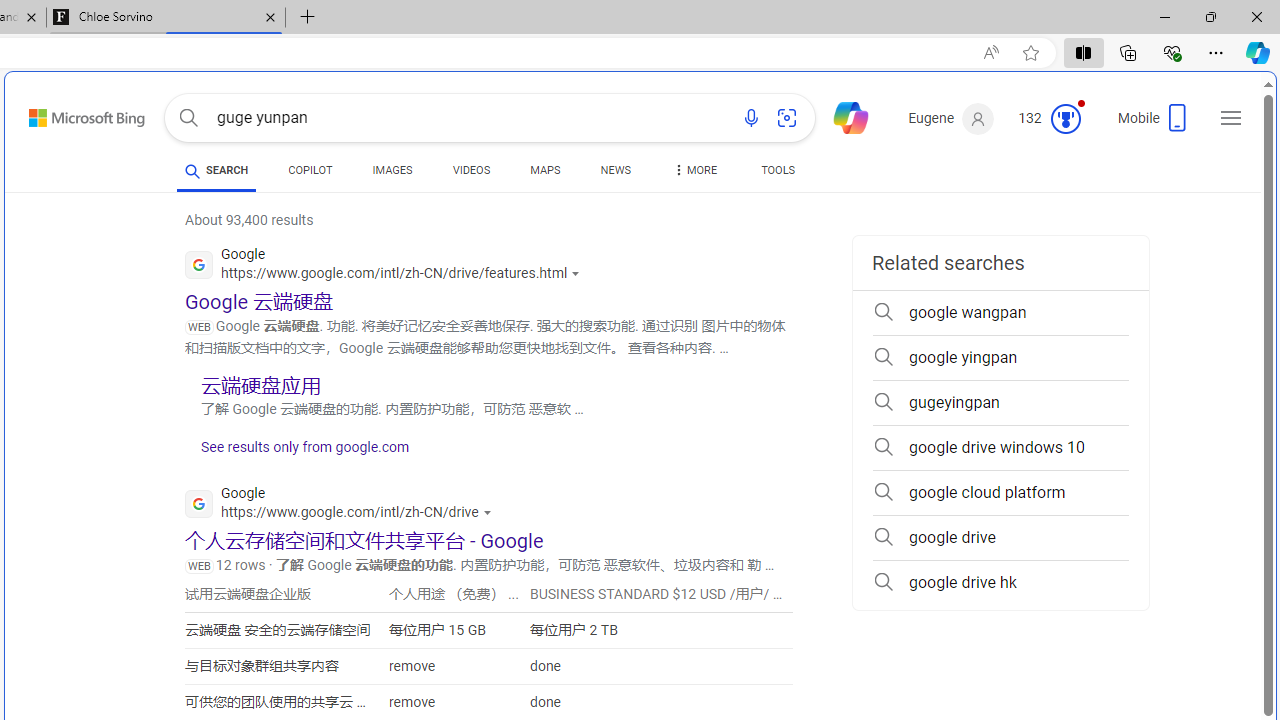 The image size is (1280, 720). What do you see at coordinates (1209, 16) in the screenshot?
I see `'Restore'` at bounding box center [1209, 16].